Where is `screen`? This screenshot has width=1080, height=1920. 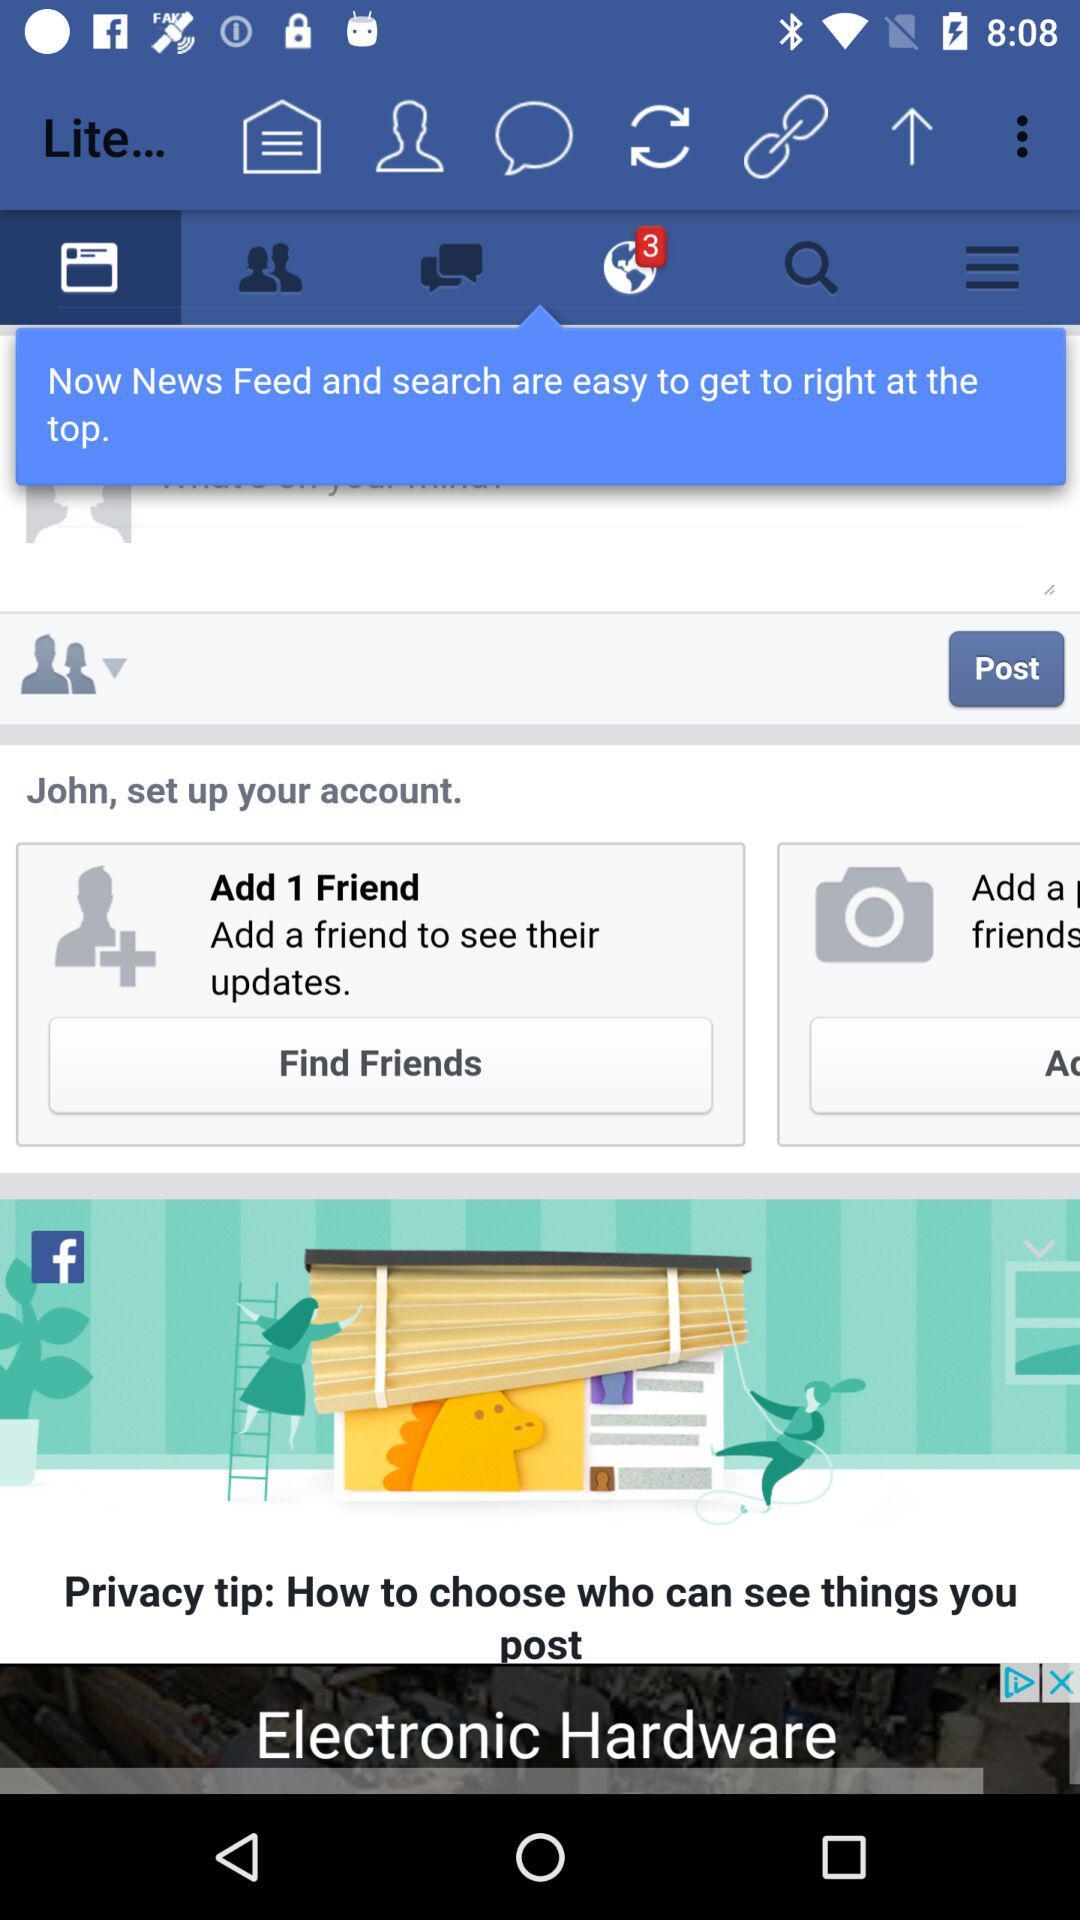
screen is located at coordinates (540, 935).